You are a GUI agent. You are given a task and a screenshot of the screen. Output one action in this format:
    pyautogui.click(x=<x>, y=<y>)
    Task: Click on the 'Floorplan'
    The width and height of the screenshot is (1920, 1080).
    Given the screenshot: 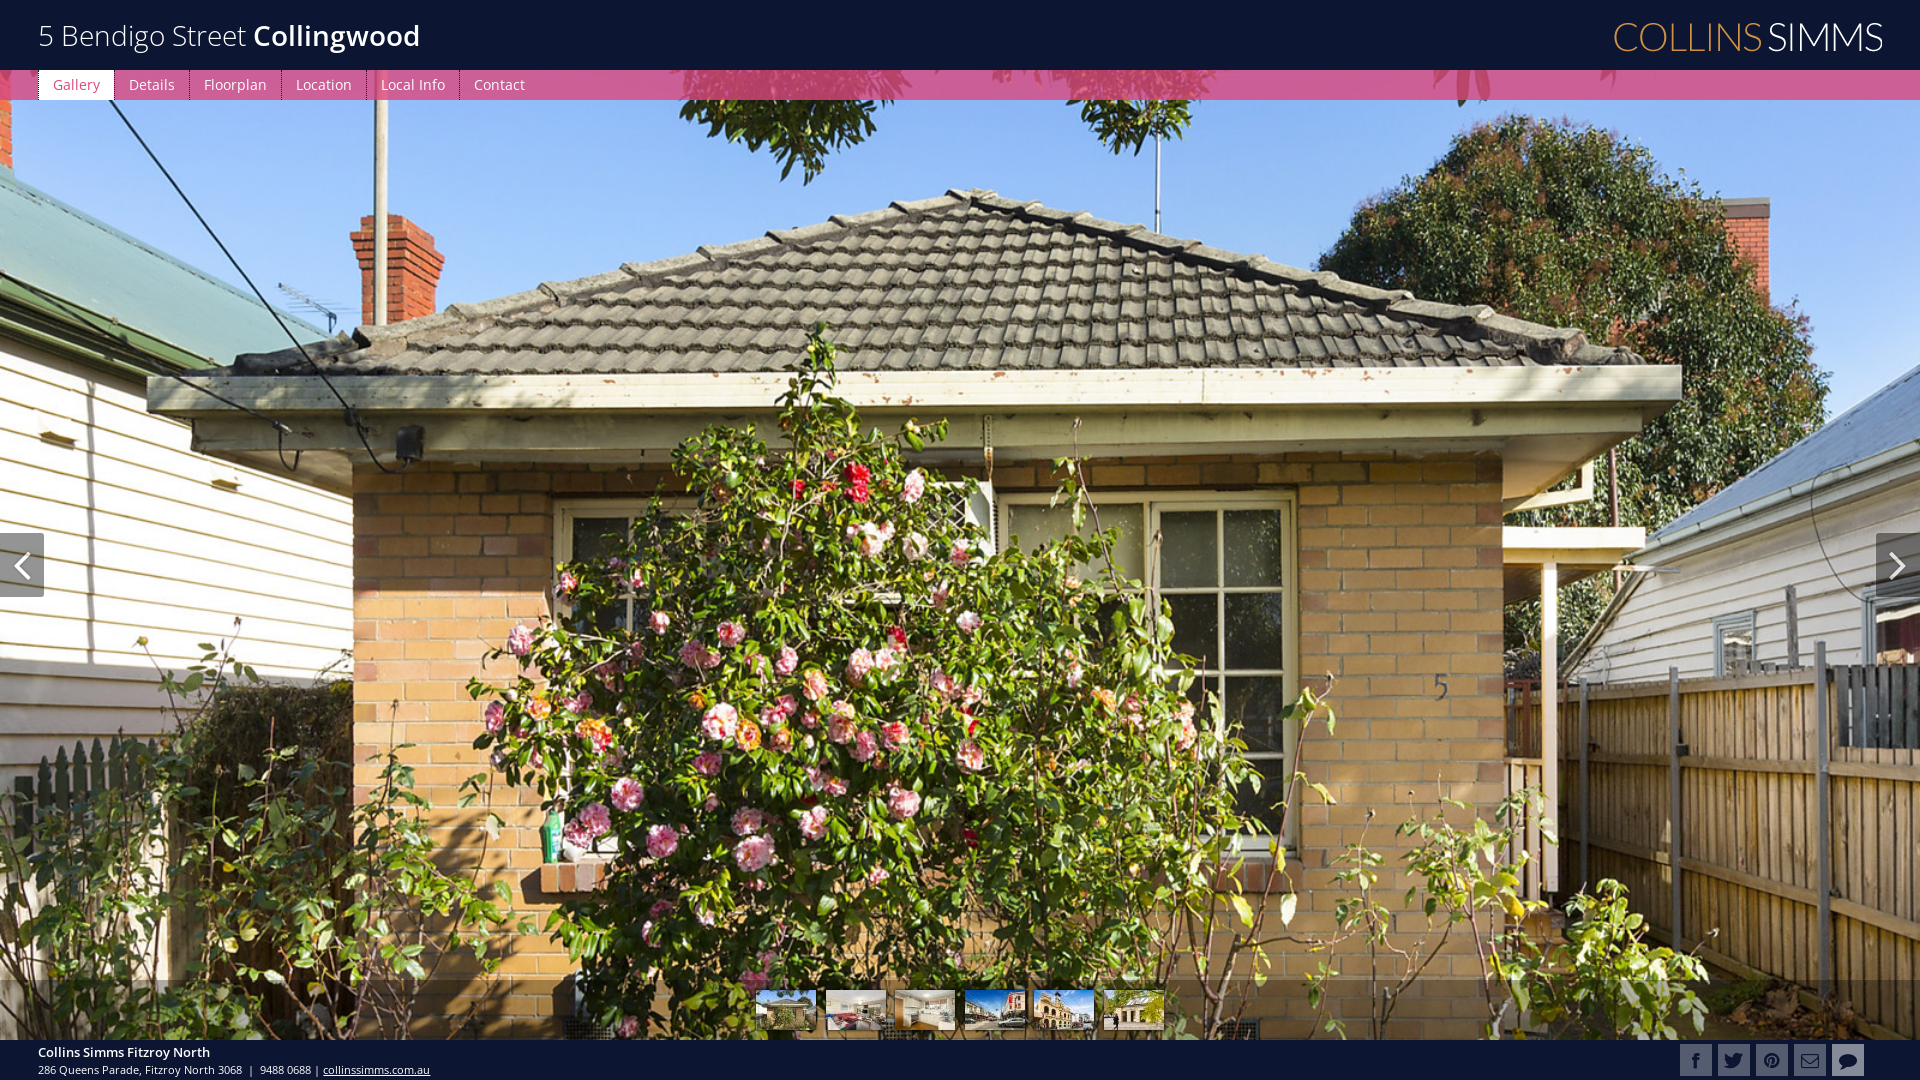 What is the action you would take?
    pyautogui.click(x=235, y=83)
    